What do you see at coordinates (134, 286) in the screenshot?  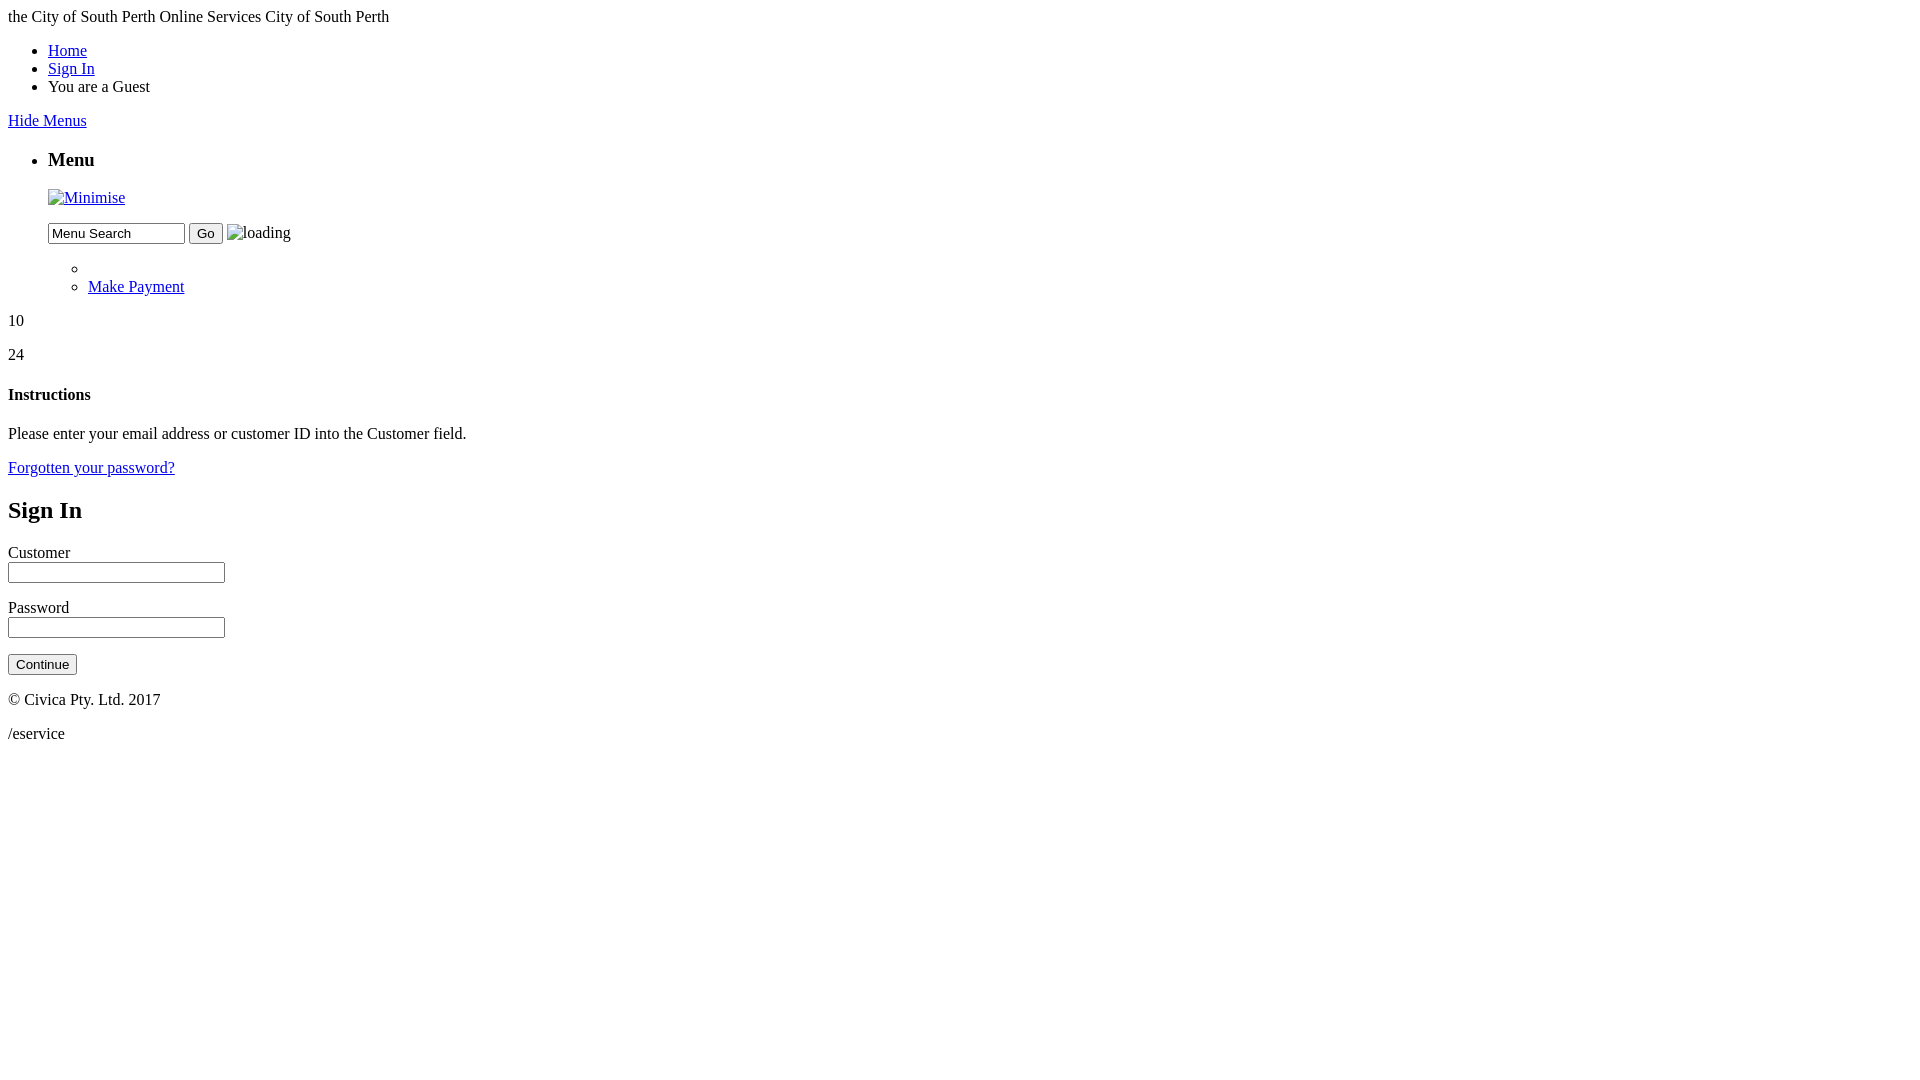 I see `'Make Payment'` at bounding box center [134, 286].